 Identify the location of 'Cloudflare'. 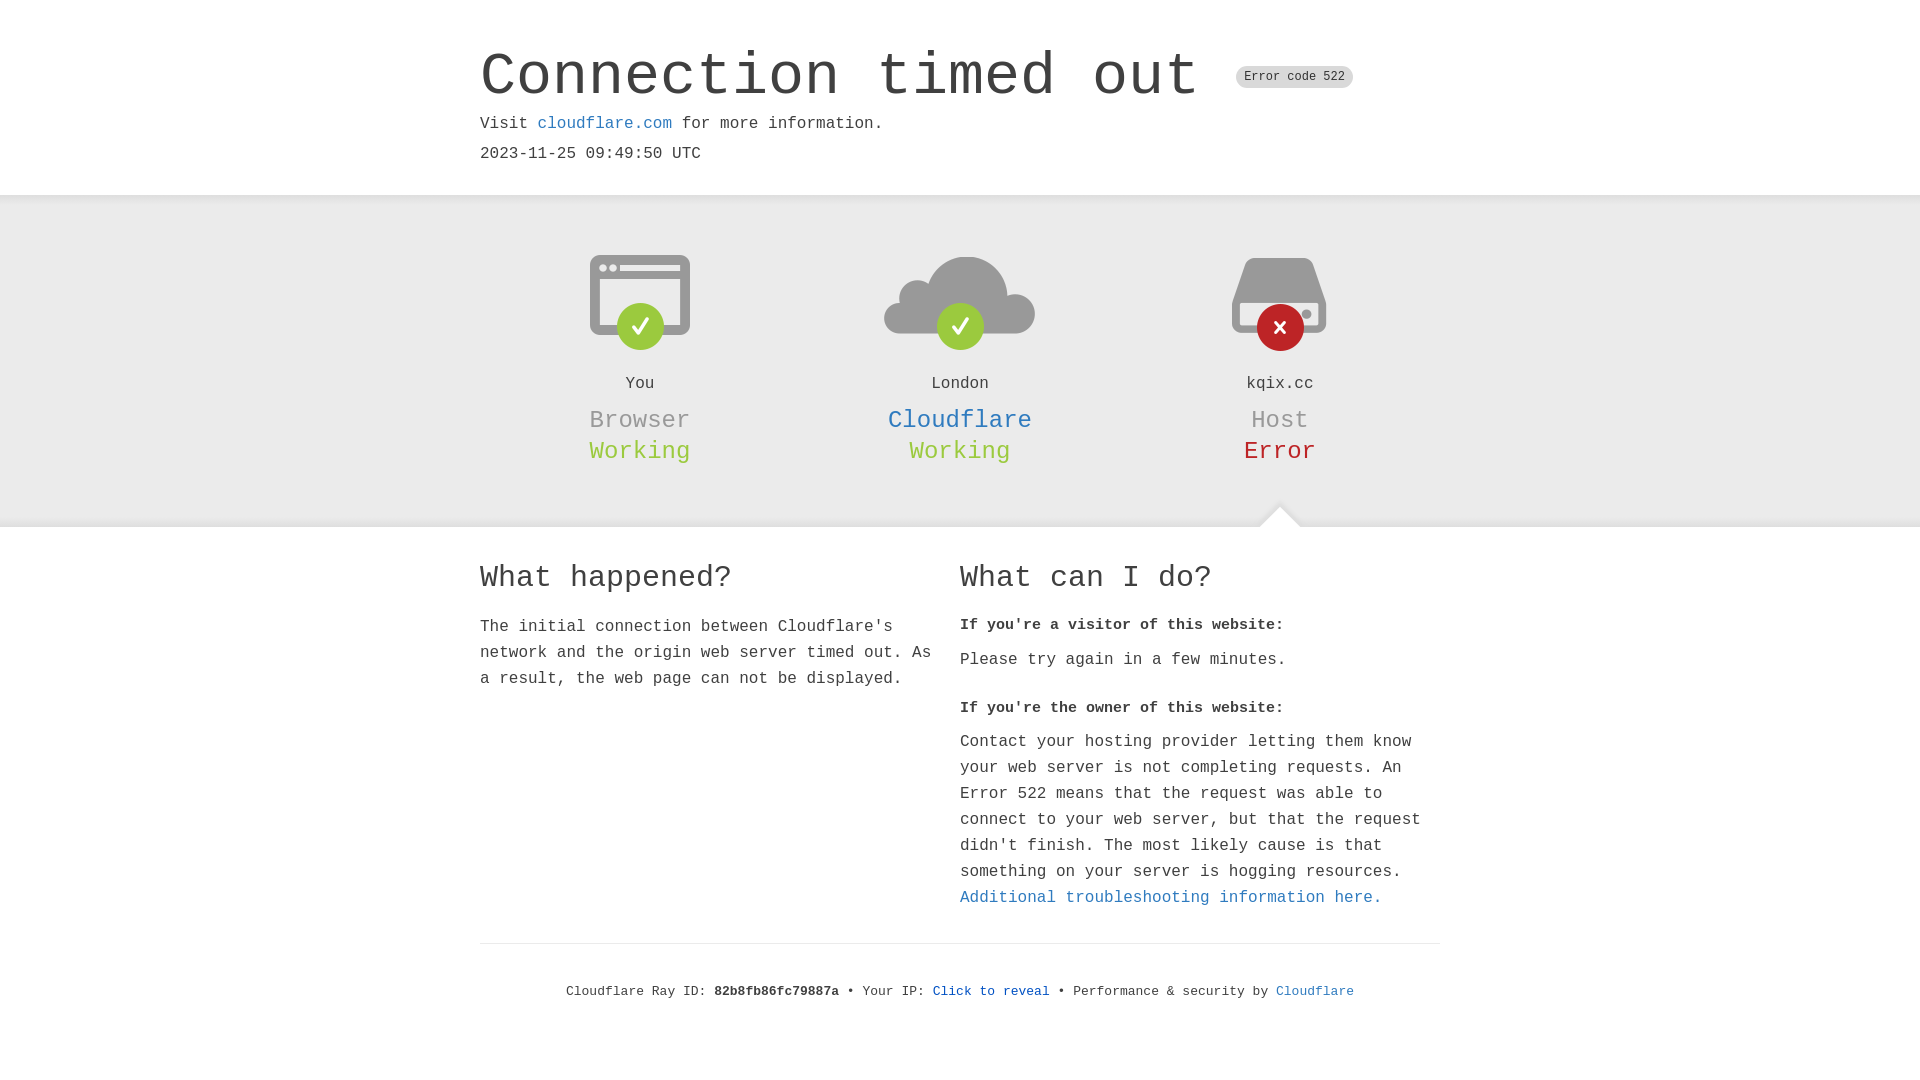
(1315, 991).